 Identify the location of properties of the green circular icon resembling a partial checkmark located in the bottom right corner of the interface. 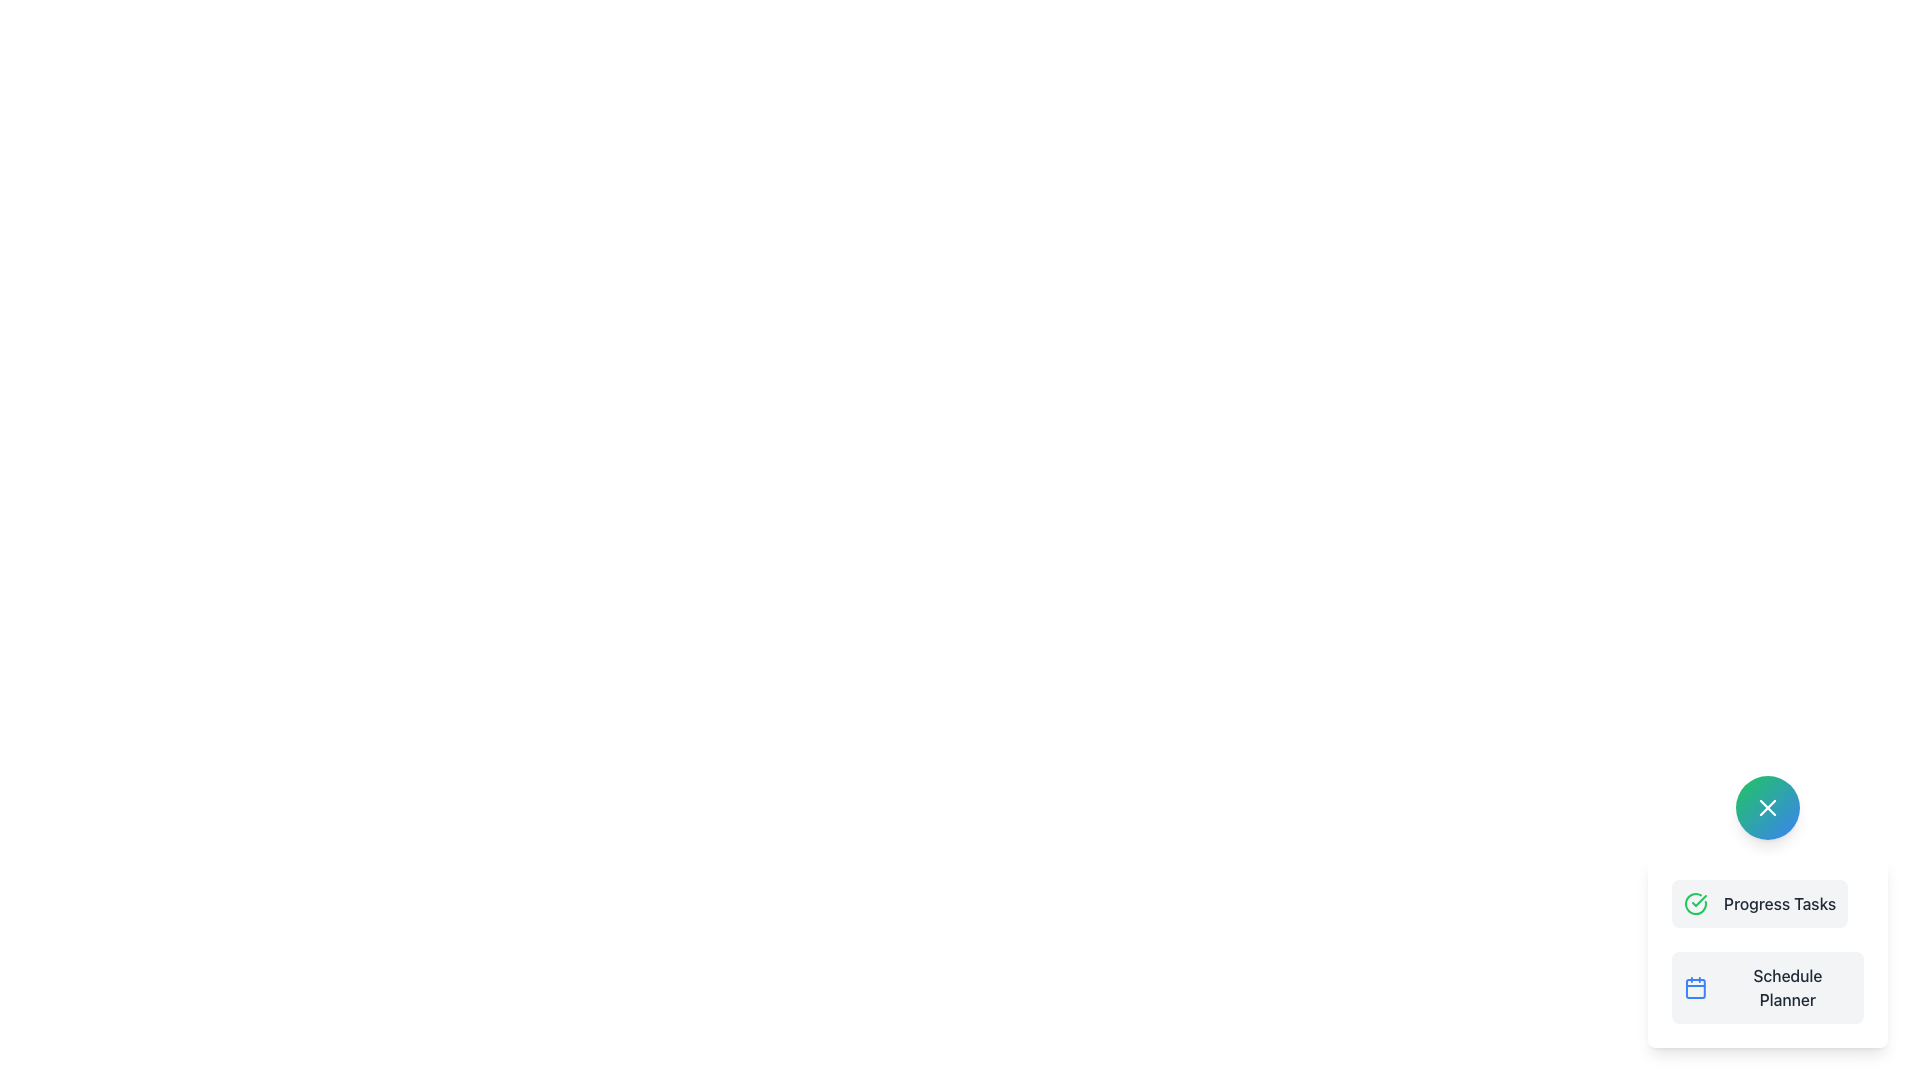
(1694, 903).